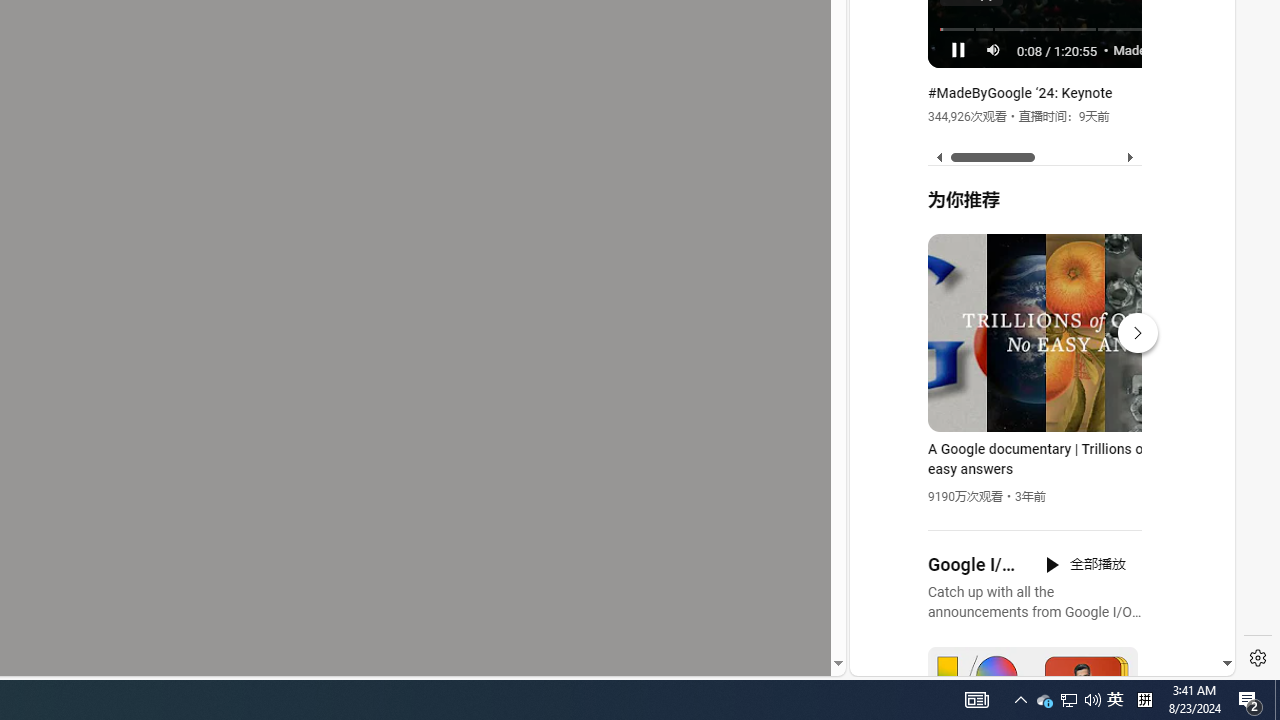 This screenshot has width=1280, height=720. I want to click on 'Google I/O 2024', so click(974, 565).